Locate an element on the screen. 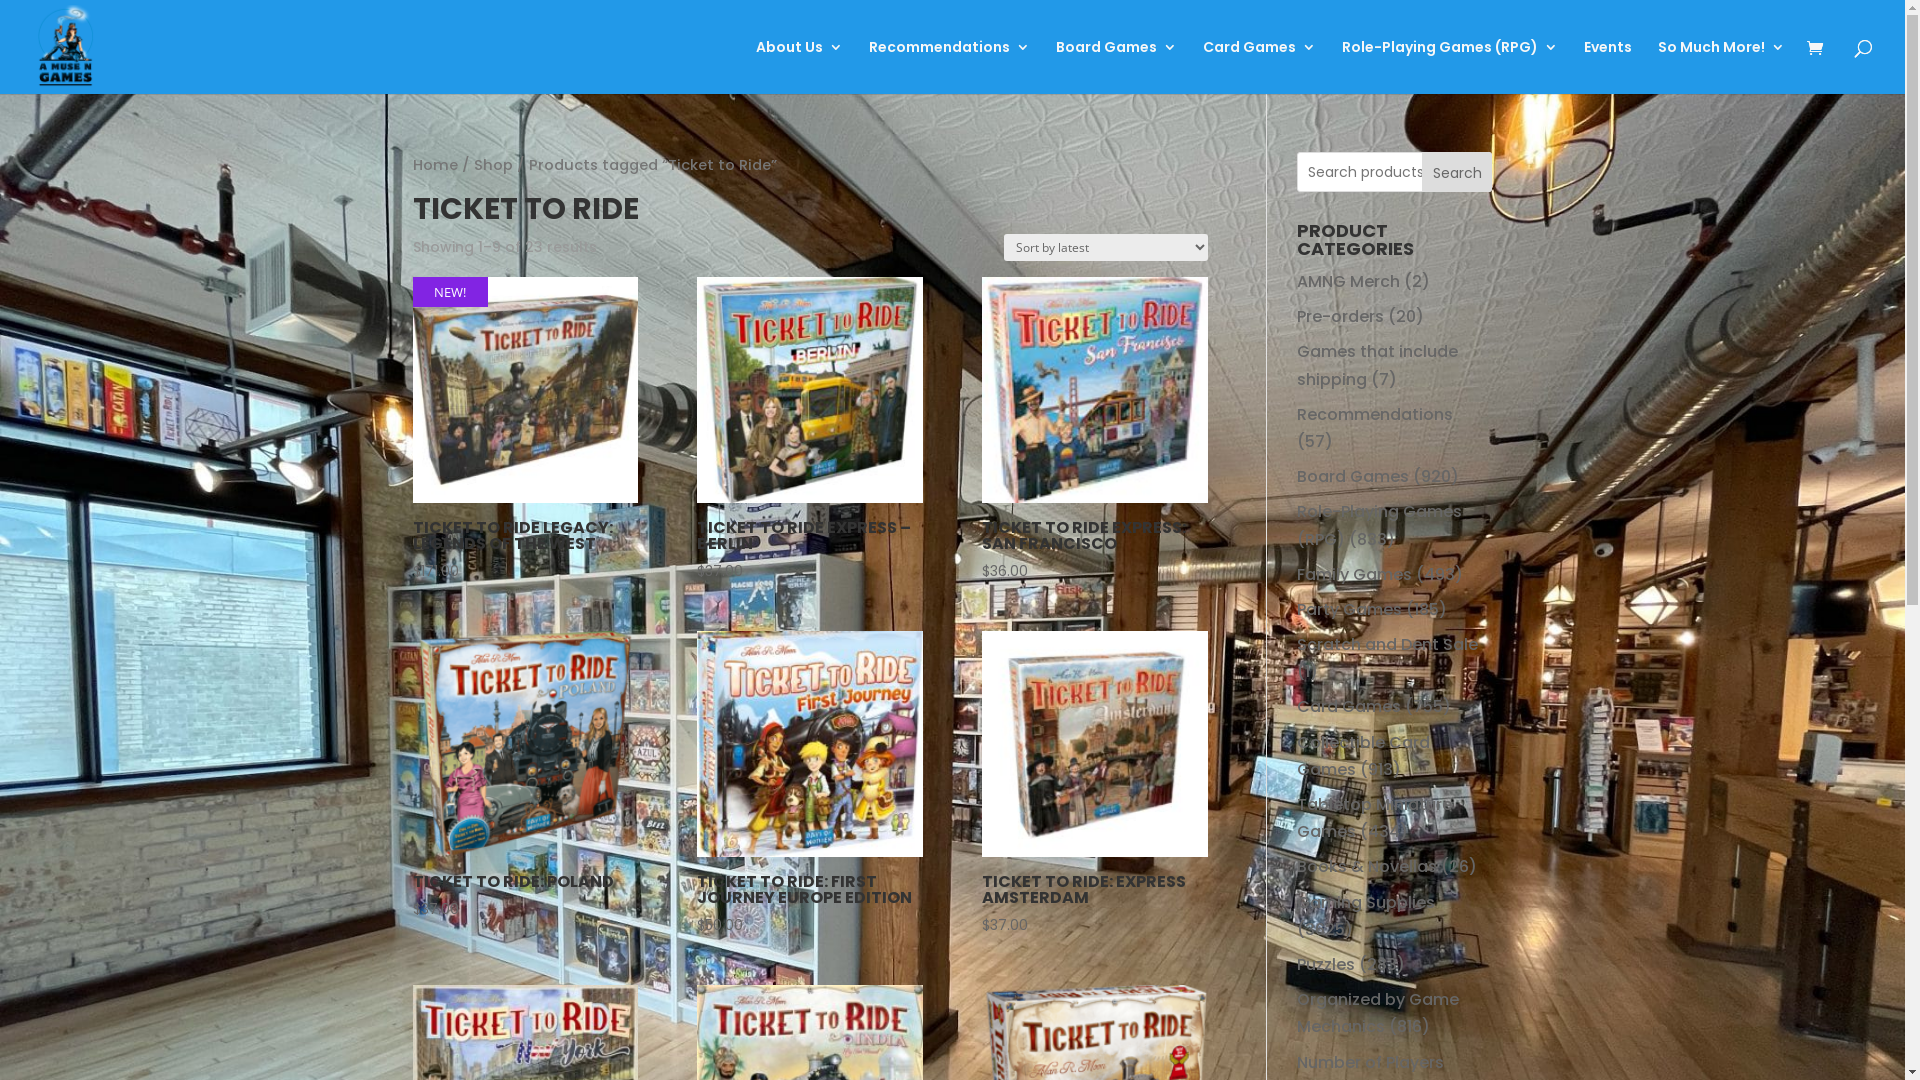 This screenshot has height=1080, width=1920. 'Gaming Supplies' is located at coordinates (1365, 902).